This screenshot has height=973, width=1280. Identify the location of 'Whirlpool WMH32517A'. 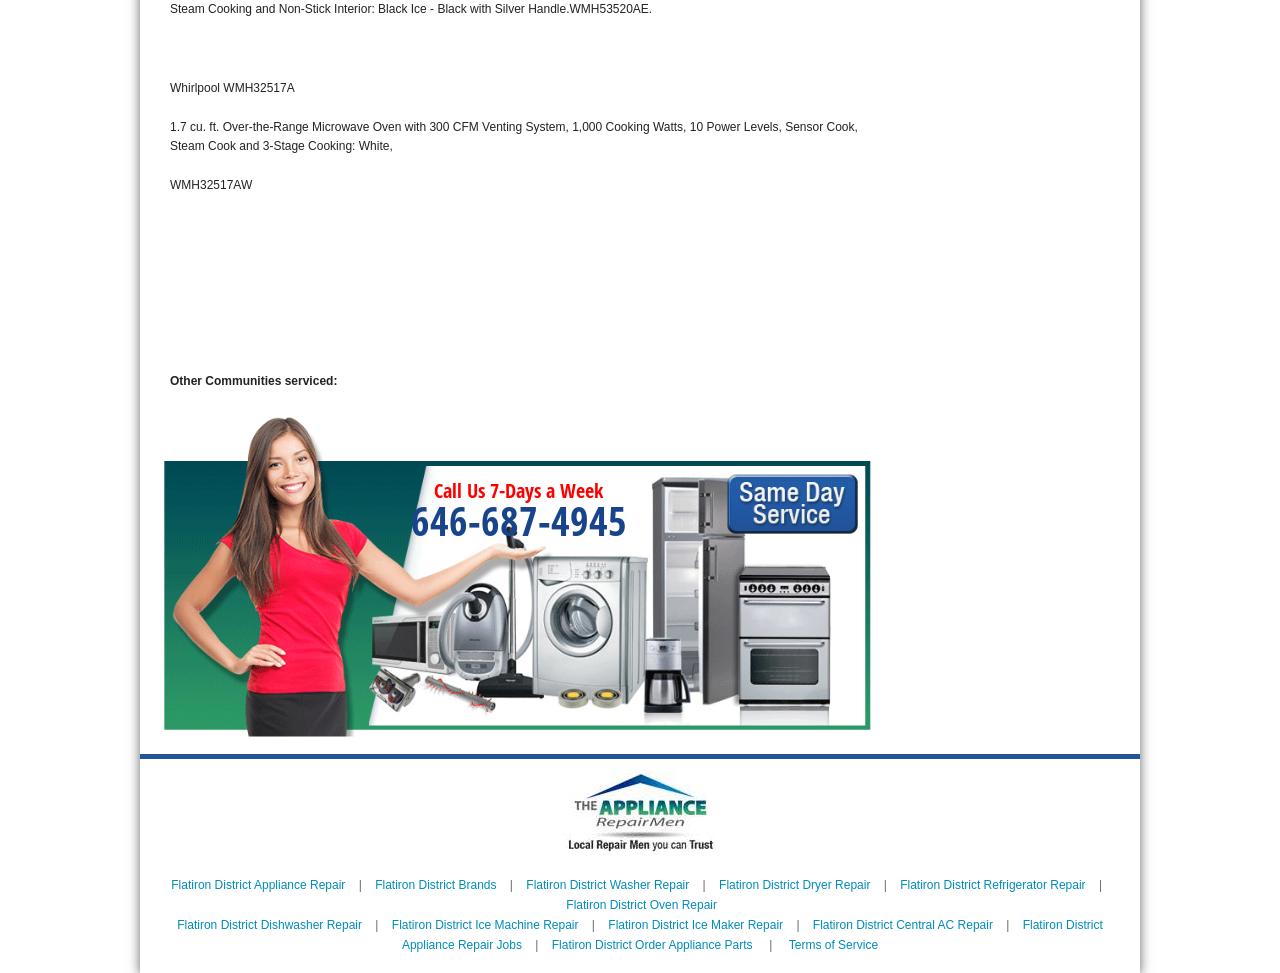
(231, 85).